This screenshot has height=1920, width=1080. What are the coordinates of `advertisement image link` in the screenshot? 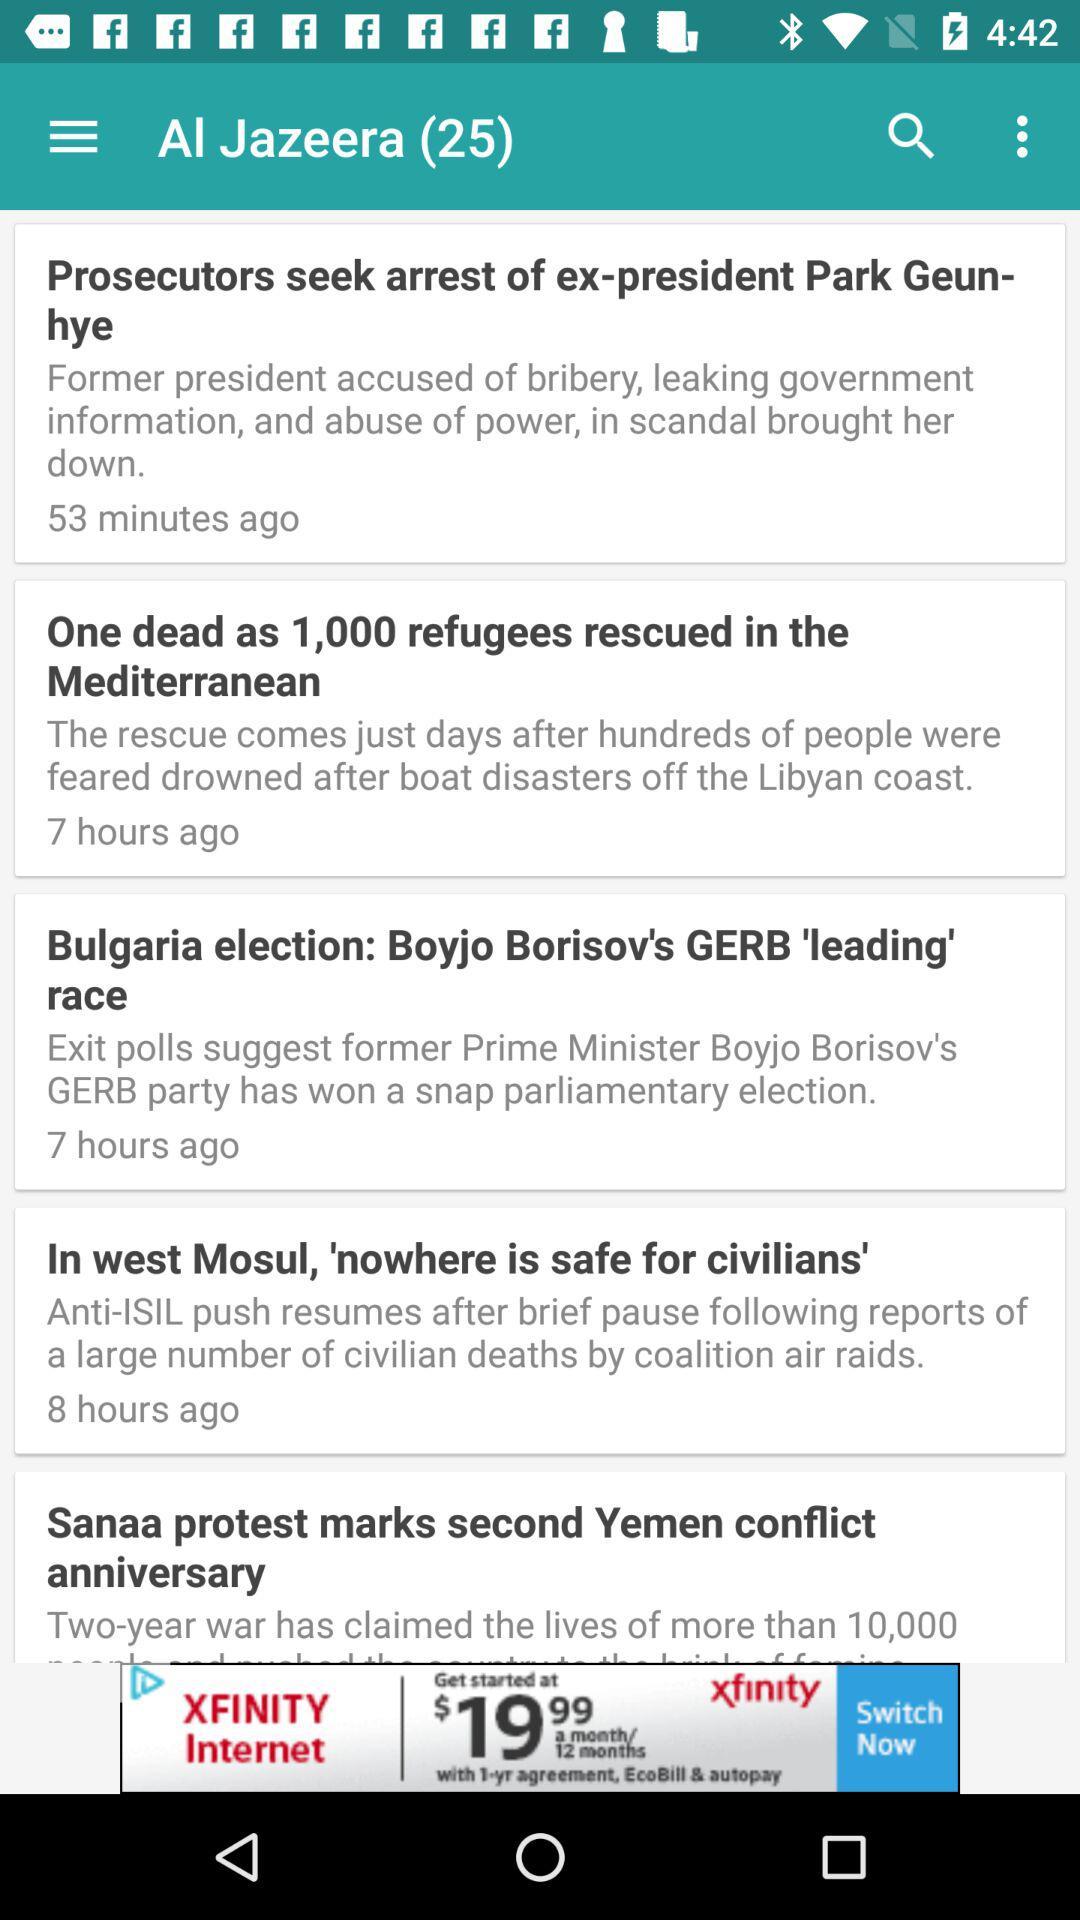 It's located at (540, 1727).